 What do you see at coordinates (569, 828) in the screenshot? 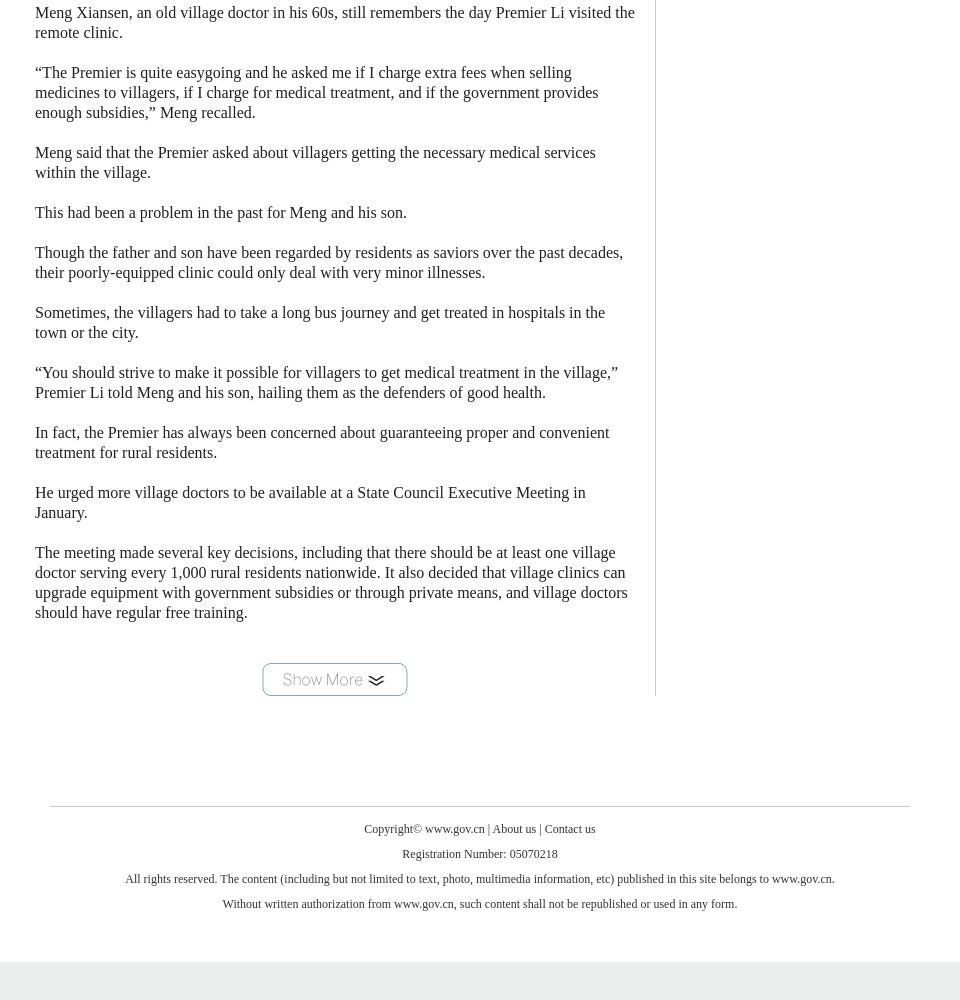
I see `'Contact us'` at bounding box center [569, 828].